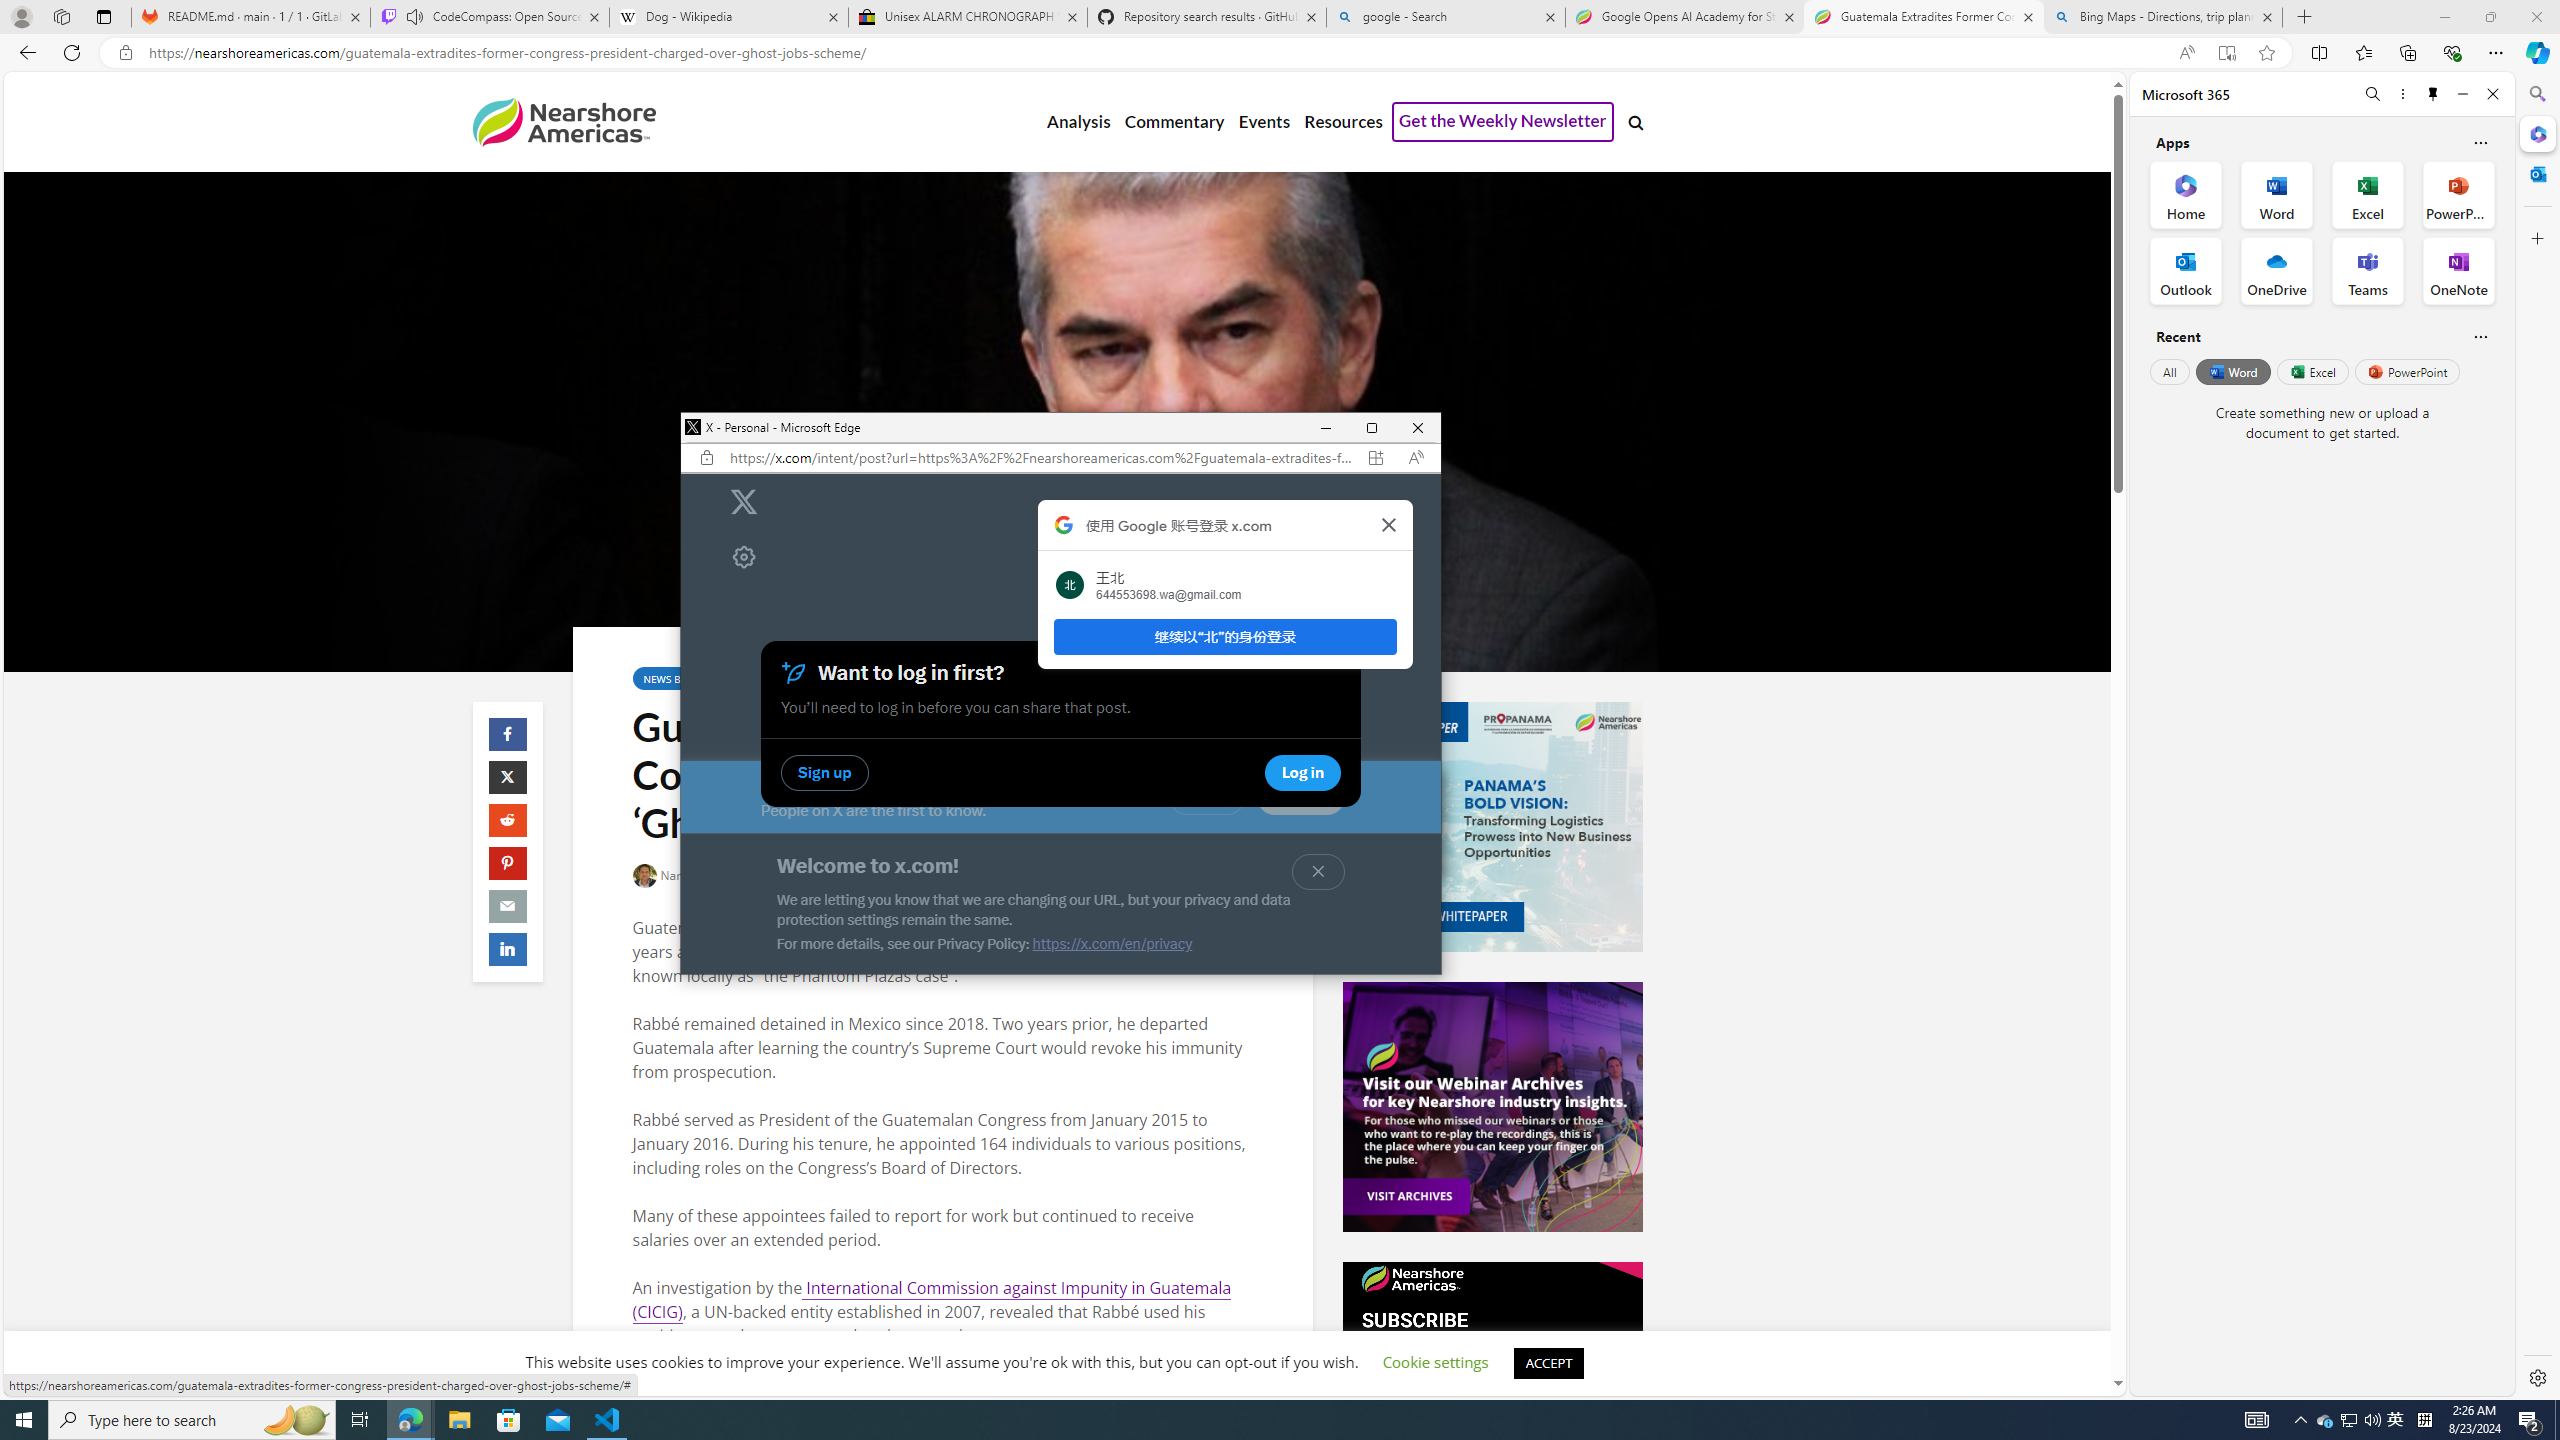  What do you see at coordinates (413, 15) in the screenshot?
I see `'Mute tab'` at bounding box center [413, 15].